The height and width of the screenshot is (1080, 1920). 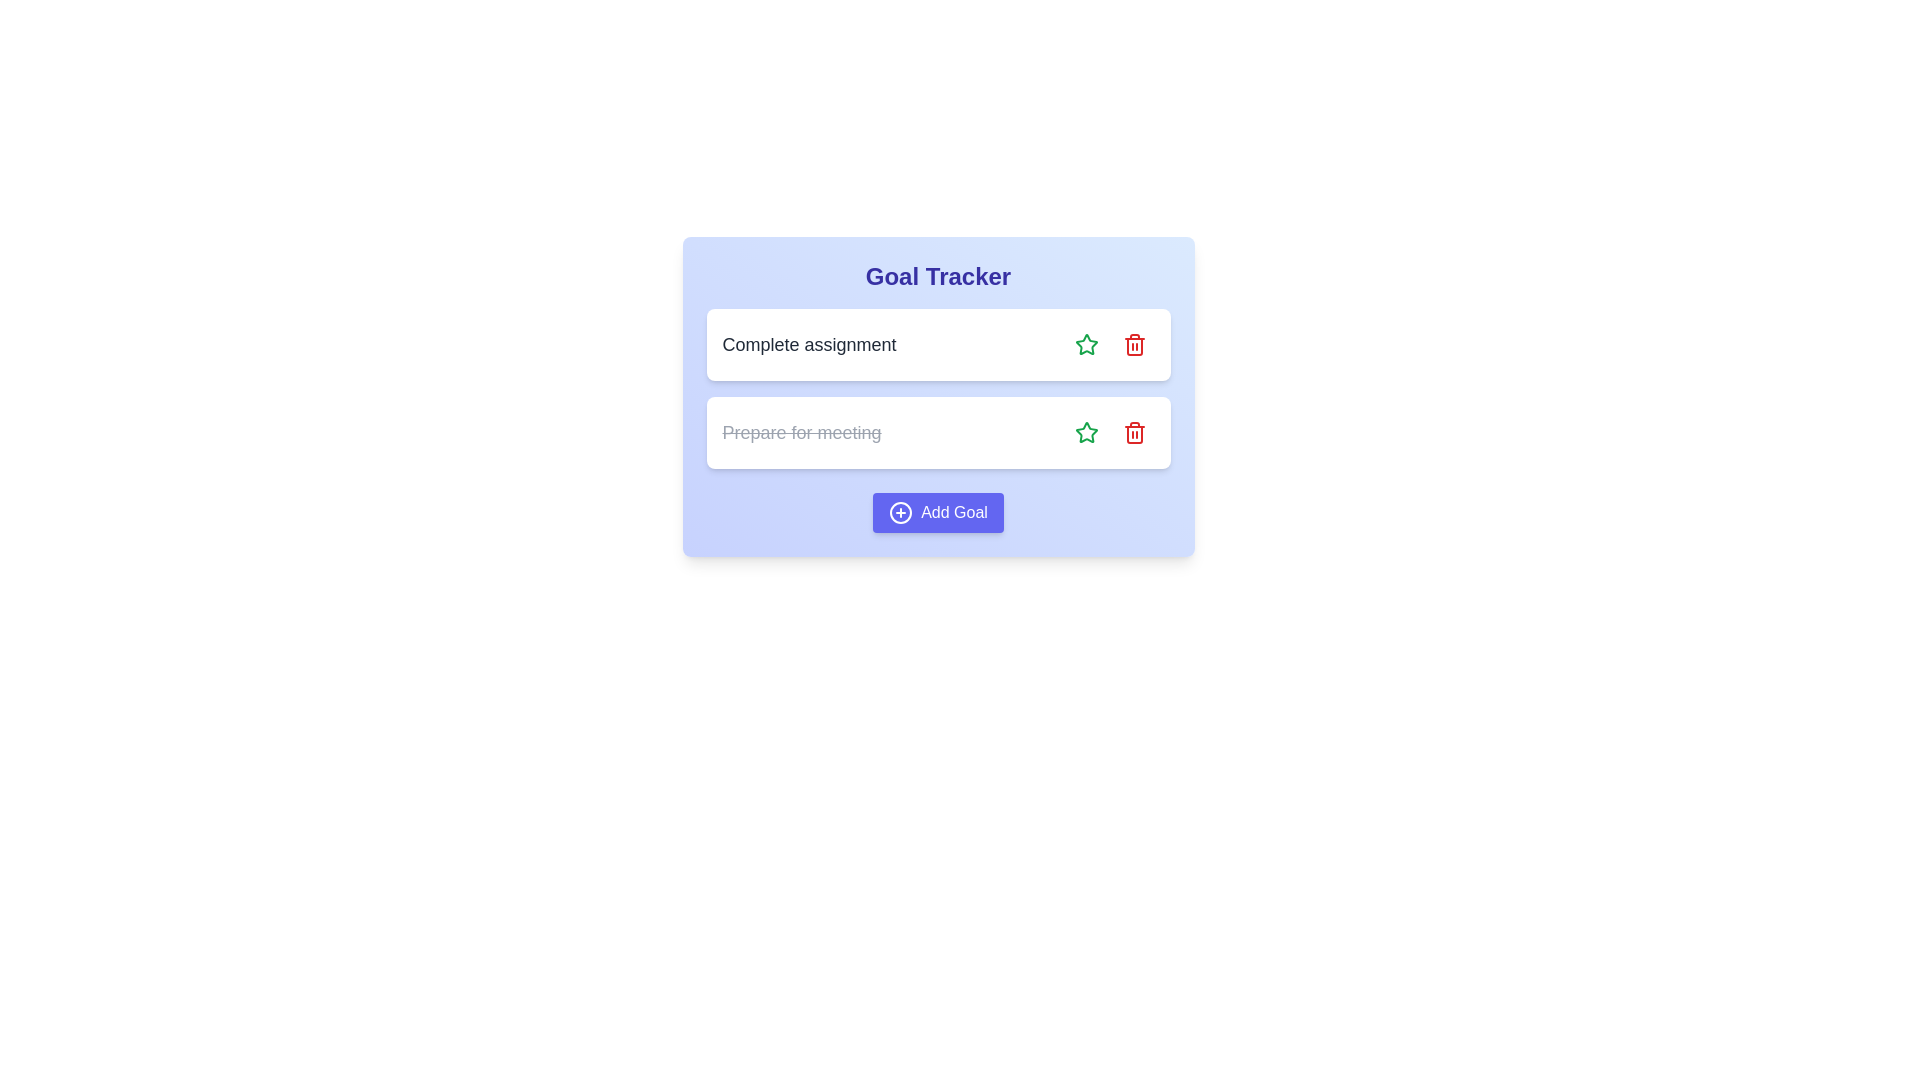 What do you see at coordinates (801, 431) in the screenshot?
I see `the completed task description text label for 'Prepare for meeting', which is styled with a strikethrough and located on the left side of a white rounded corner card in the second entry of a task list` at bounding box center [801, 431].